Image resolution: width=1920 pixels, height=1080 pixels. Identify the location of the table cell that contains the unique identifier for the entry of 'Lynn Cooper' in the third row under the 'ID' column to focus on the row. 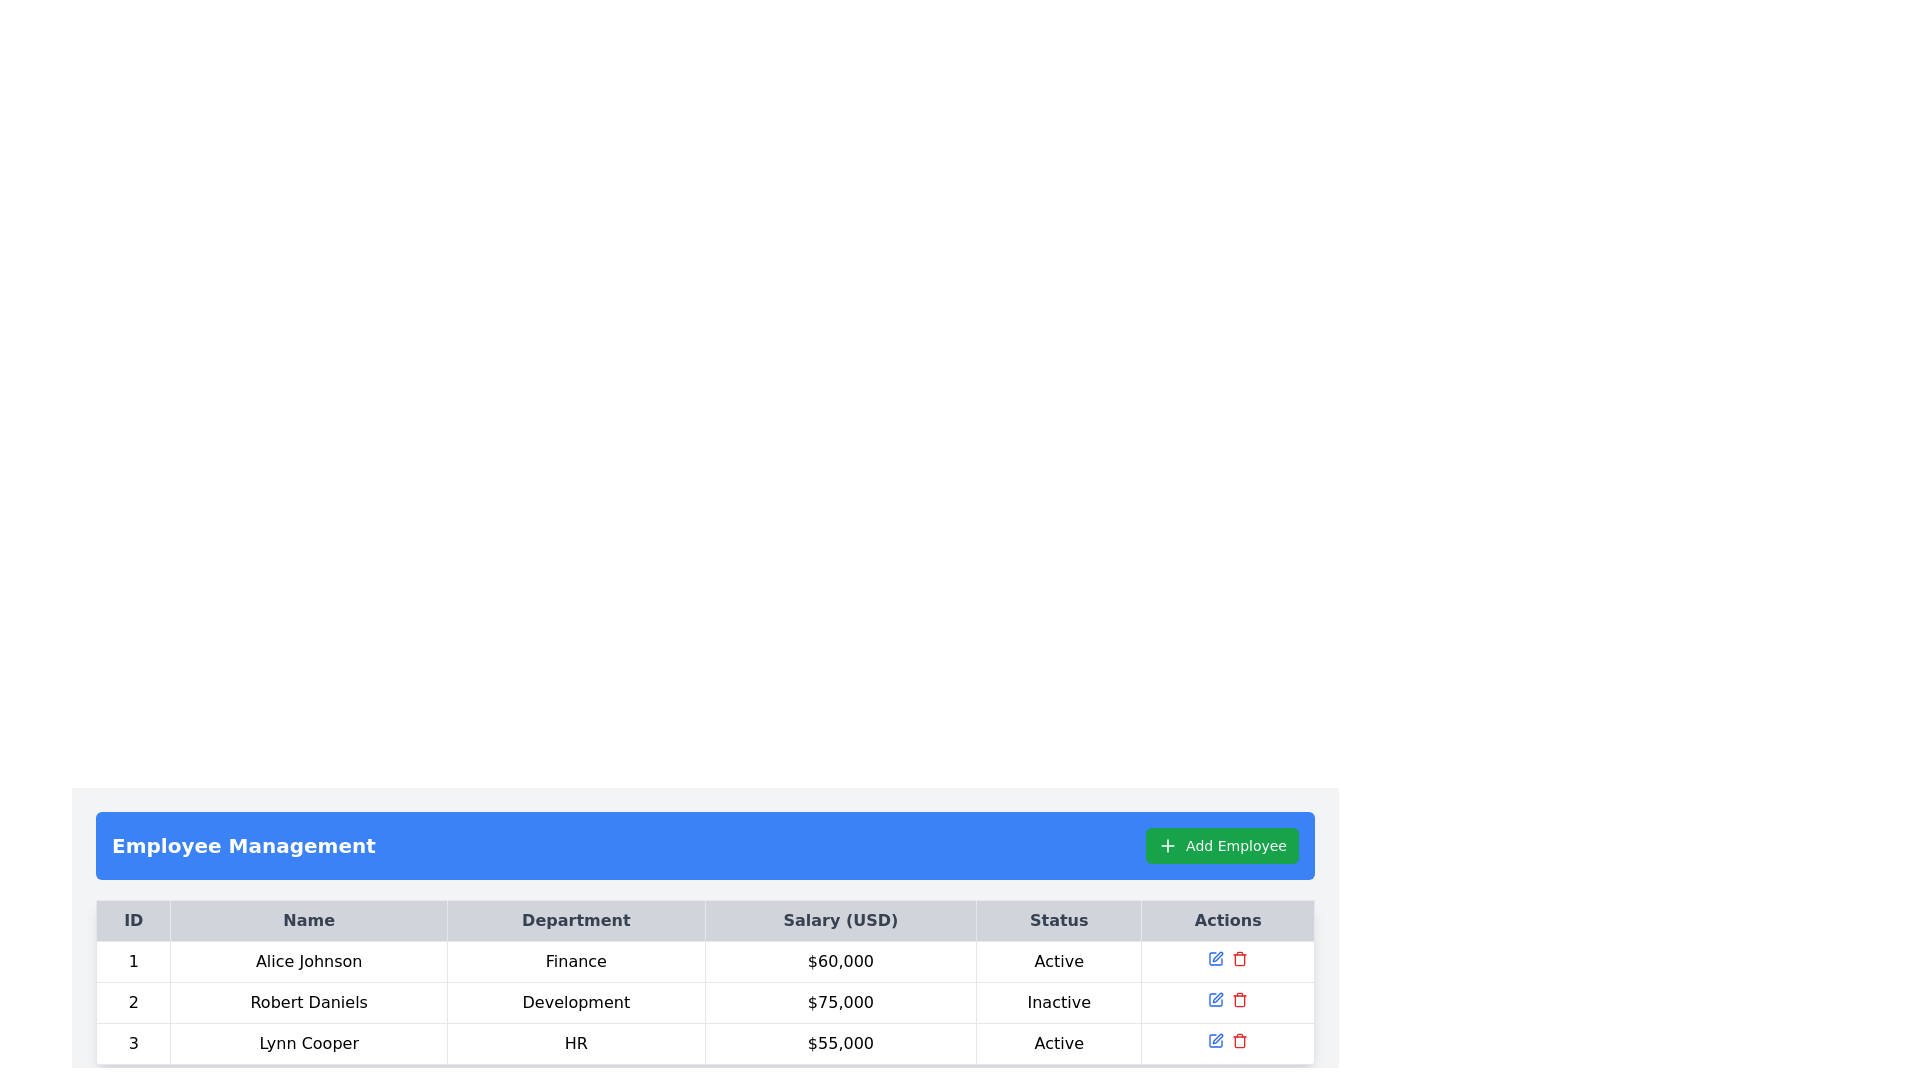
(132, 1043).